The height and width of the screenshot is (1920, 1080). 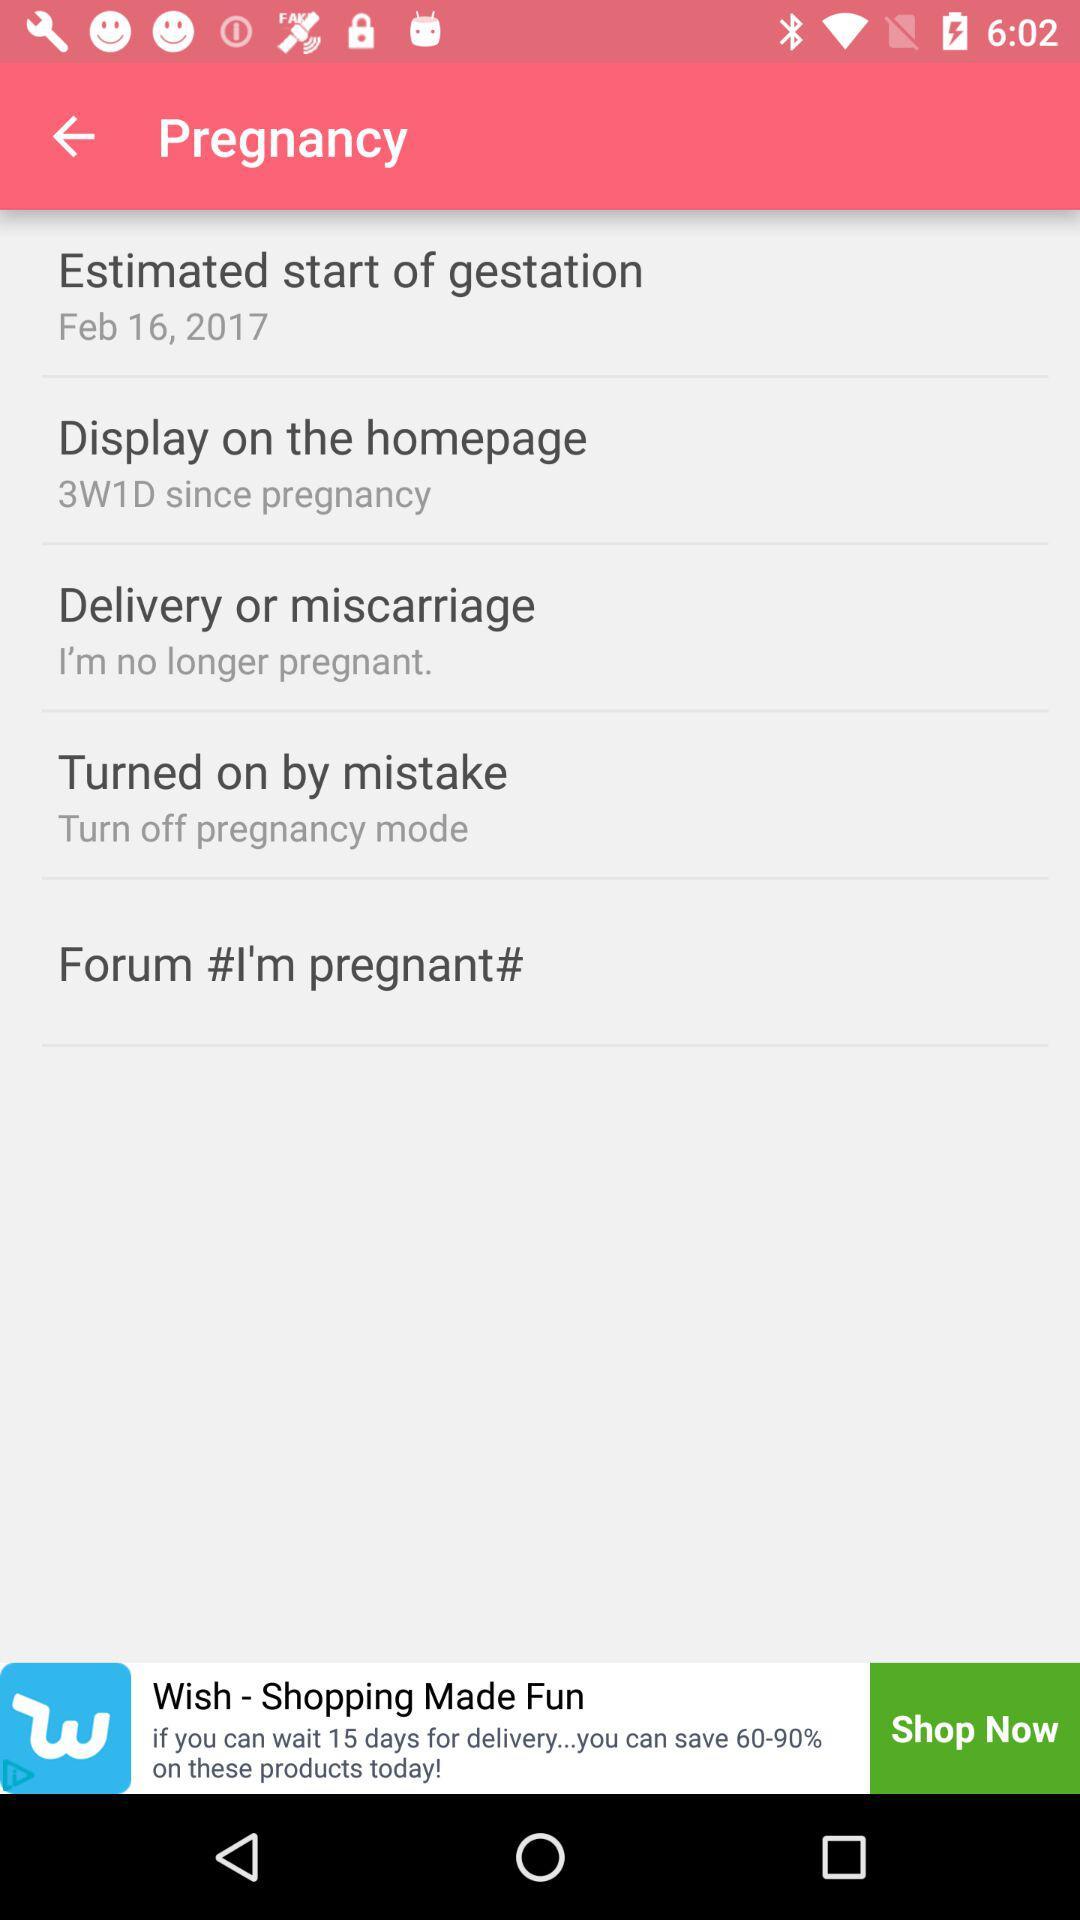 What do you see at coordinates (545, 492) in the screenshot?
I see `3w1d since pregnancy item` at bounding box center [545, 492].